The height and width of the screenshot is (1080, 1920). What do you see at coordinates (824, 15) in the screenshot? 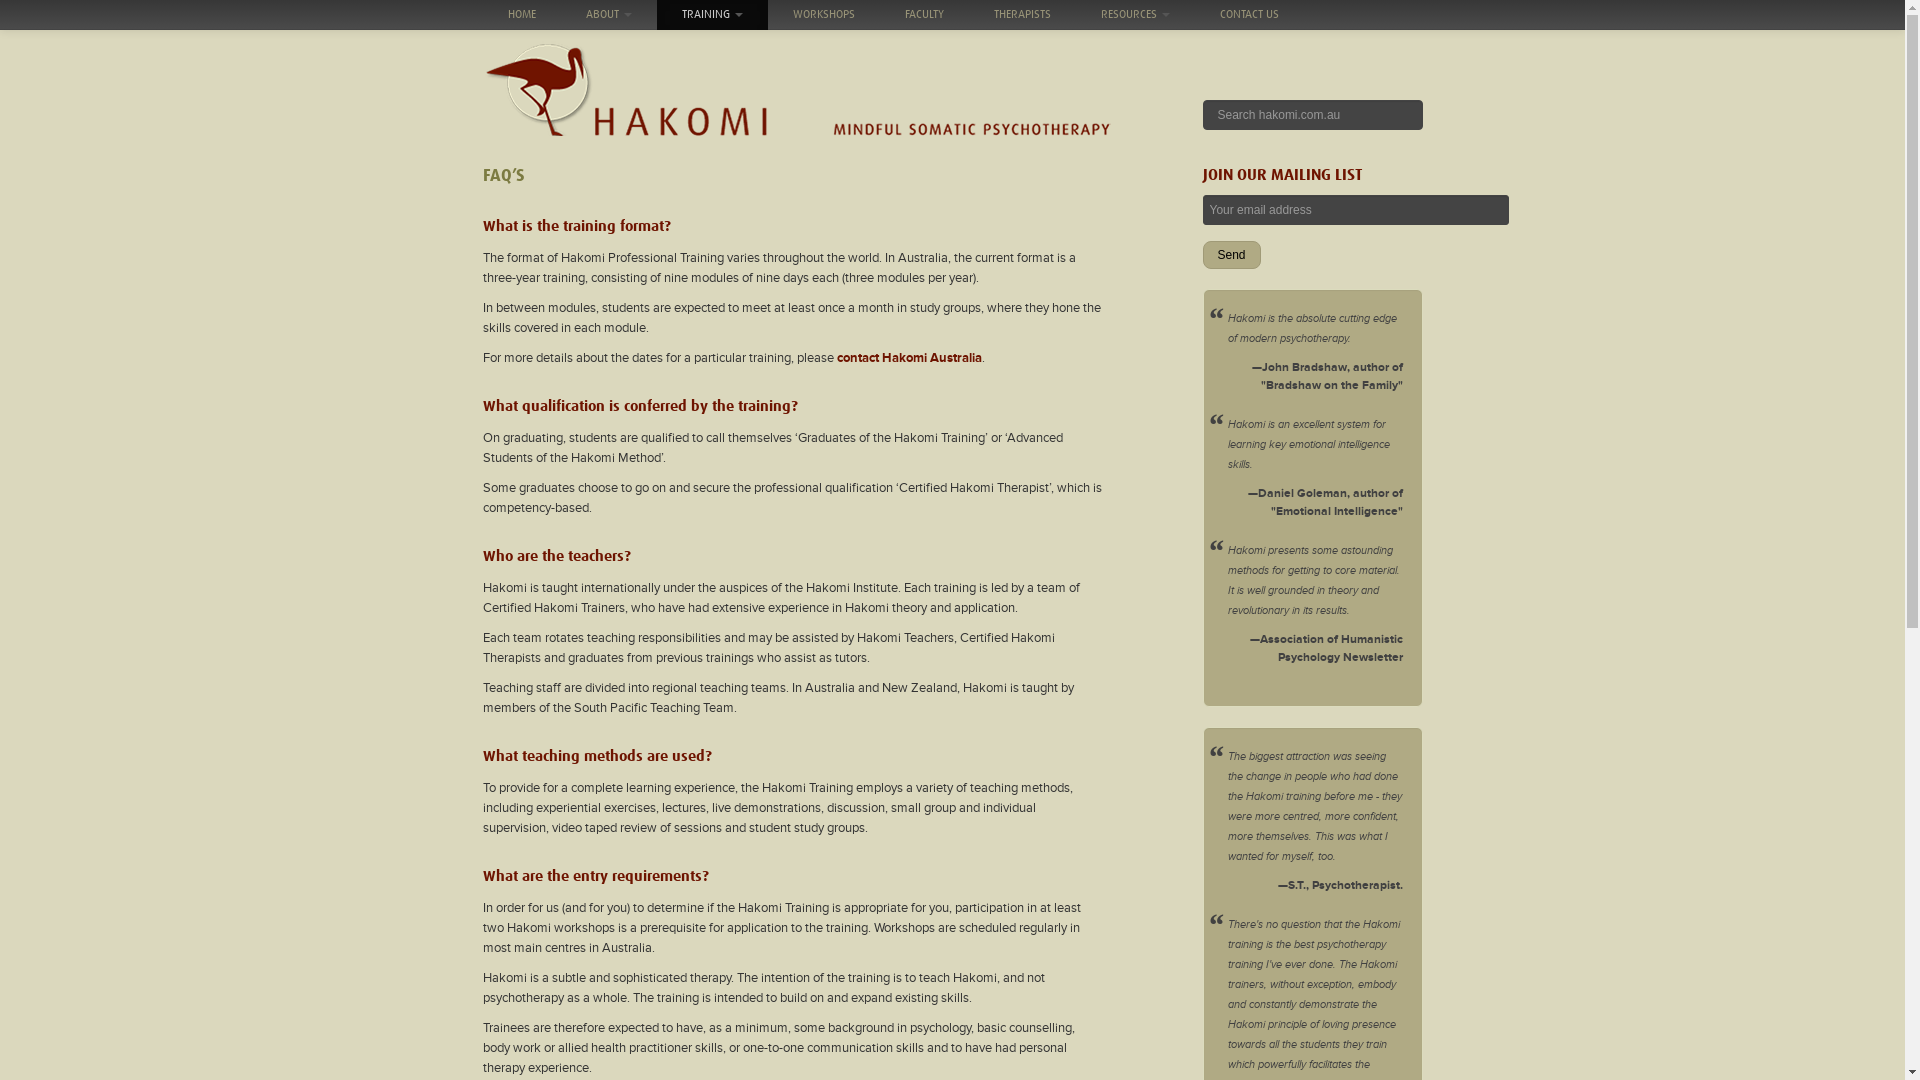
I see `'WORKSHOPS'` at bounding box center [824, 15].